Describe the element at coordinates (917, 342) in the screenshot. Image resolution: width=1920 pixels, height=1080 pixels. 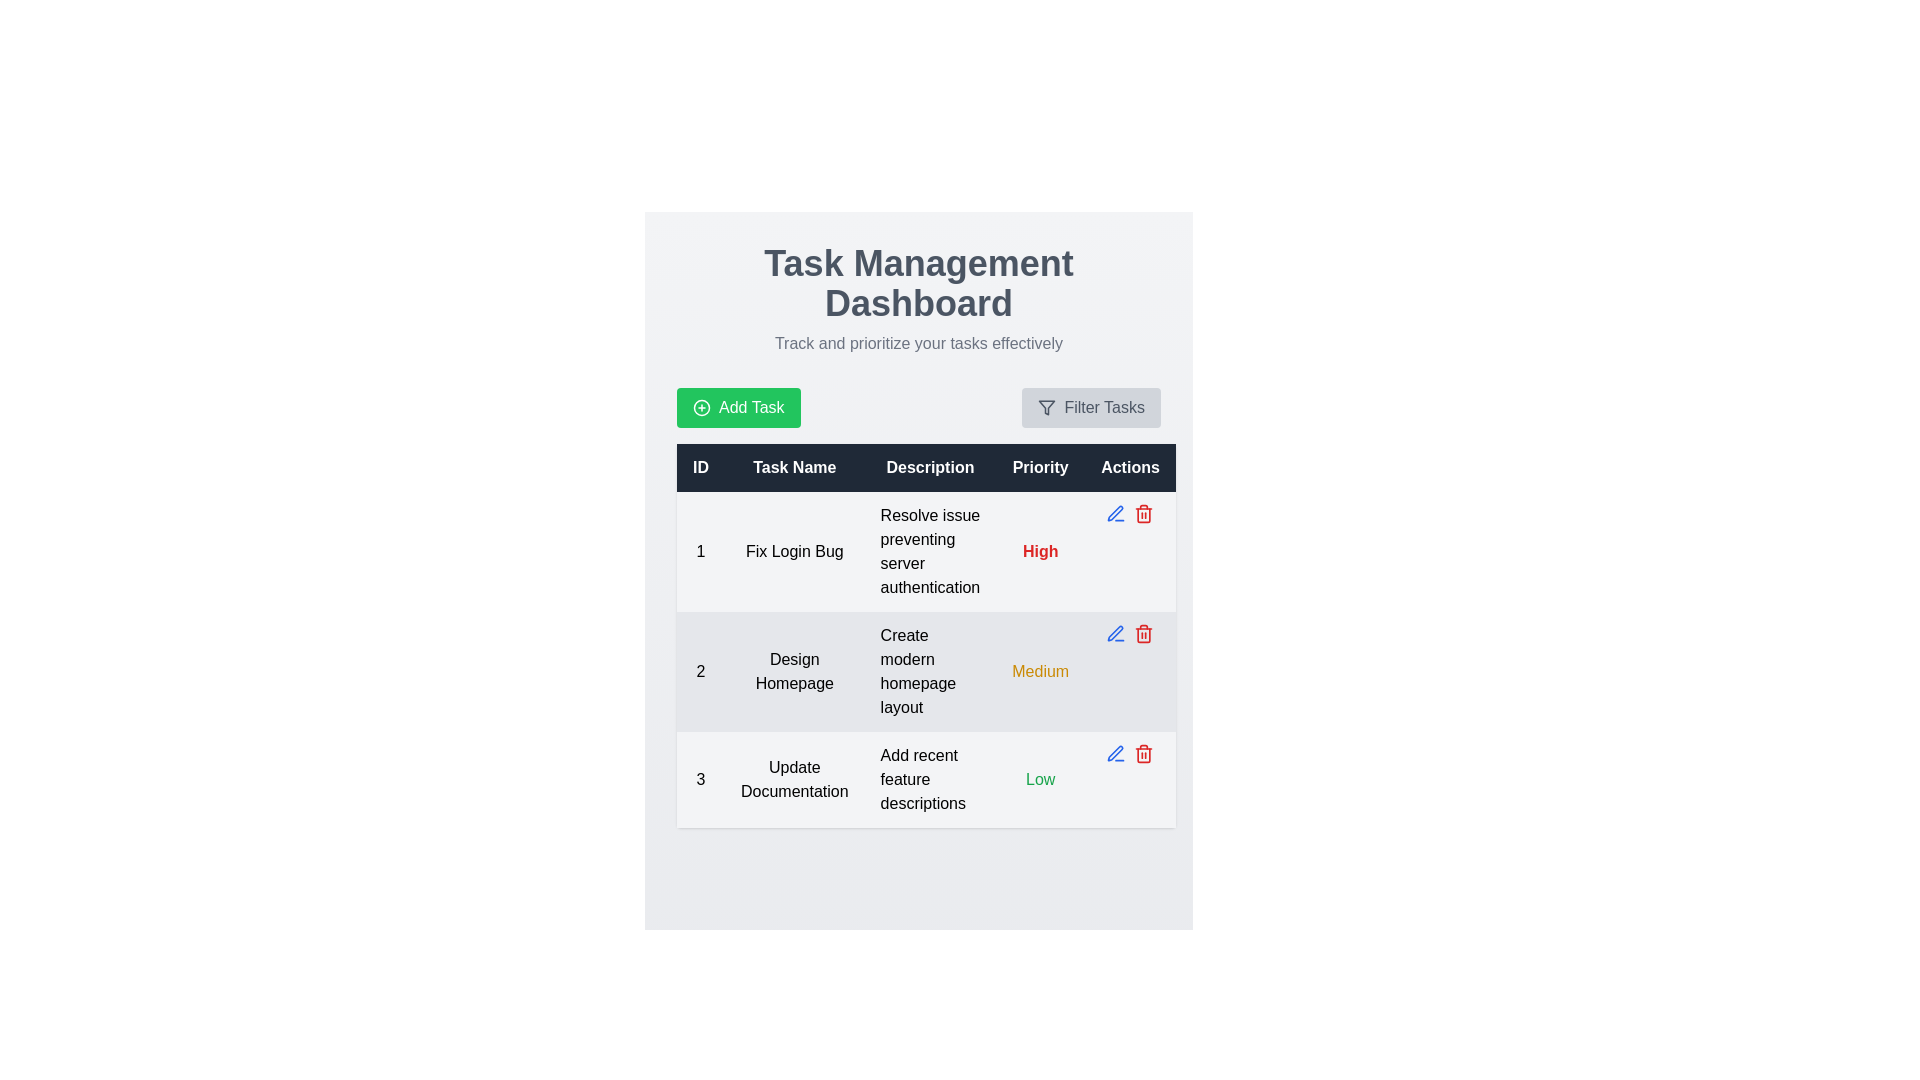
I see `the text label that reads 'Track and prioritize your tasks effectively', which is styled in gray and located directly under the heading 'Task Management Dashboard'` at that location.